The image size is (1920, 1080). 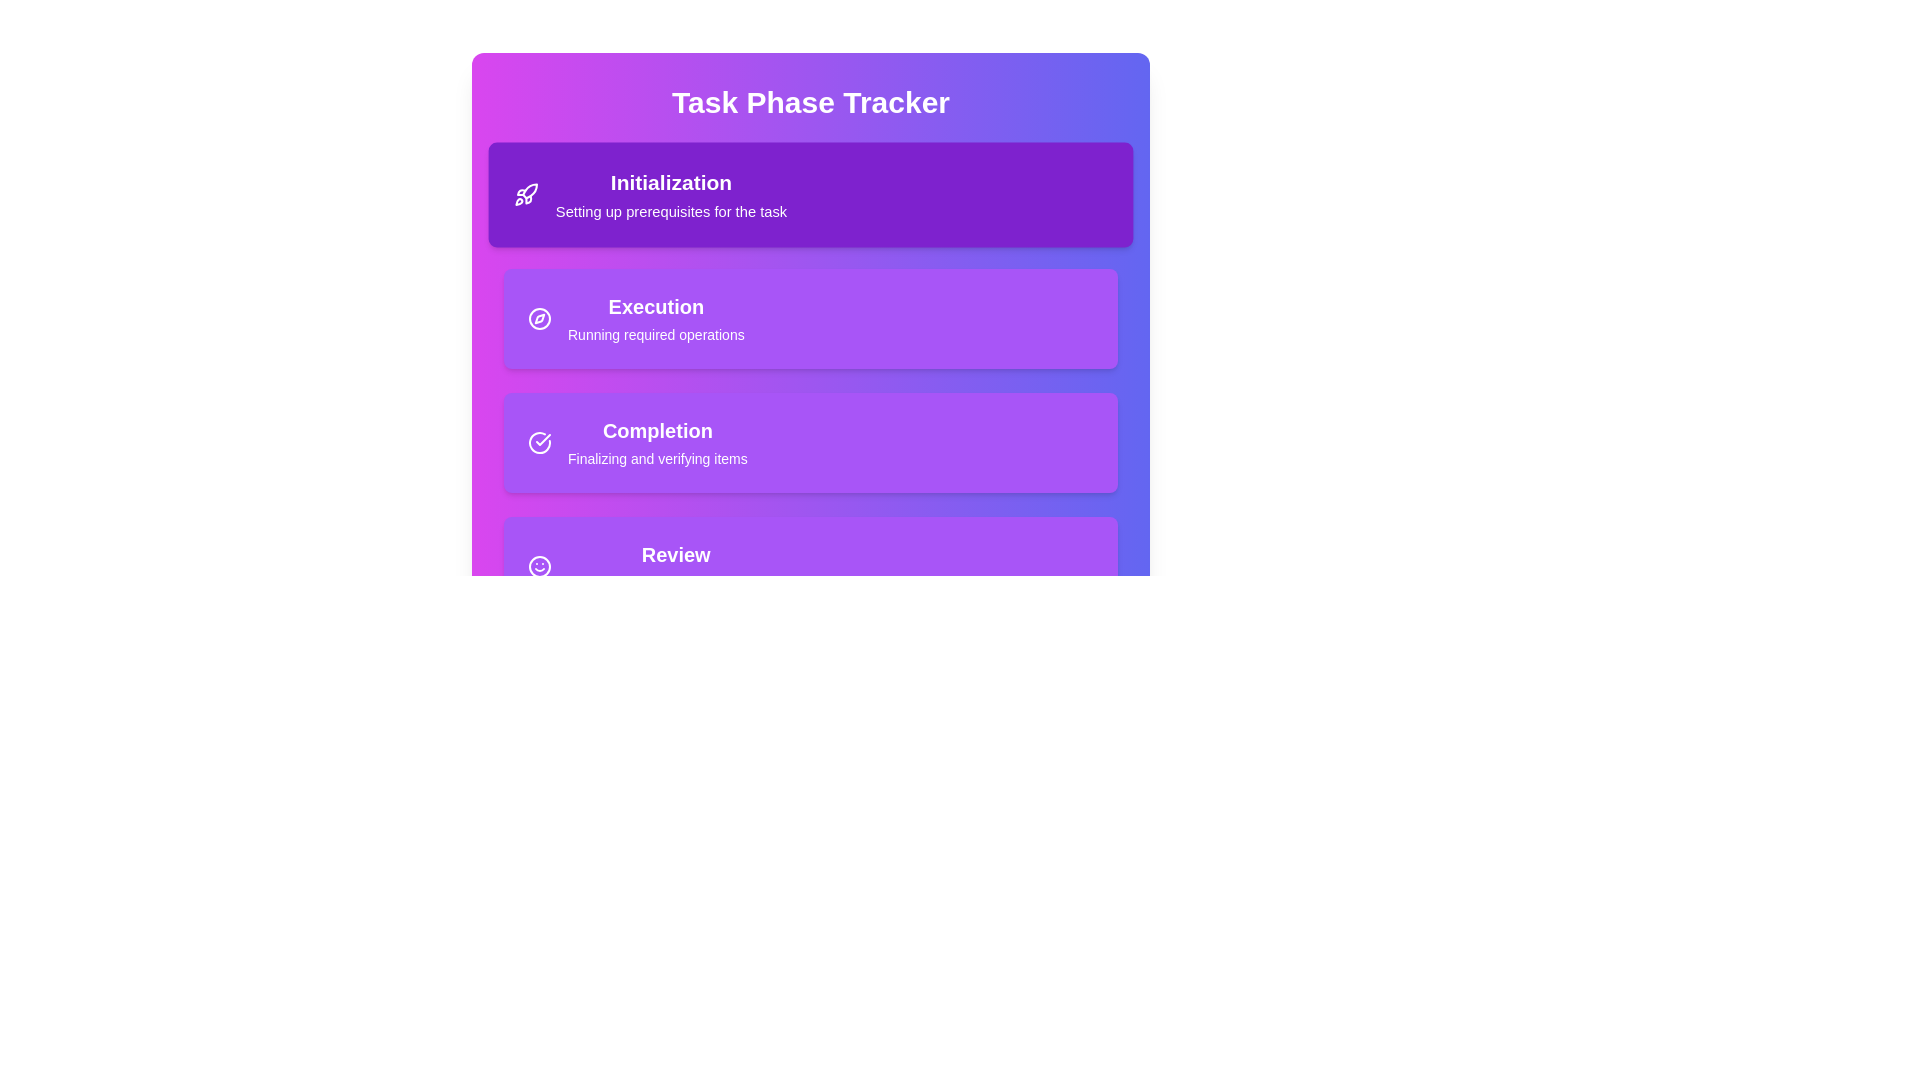 What do you see at coordinates (656, 334) in the screenshot?
I see `the text label reading 'Running required operations' located in the 'Execution' section of the 'Task Phase Tracker' interface, directly below the title 'Execution', within a purple rectangular panel` at bounding box center [656, 334].